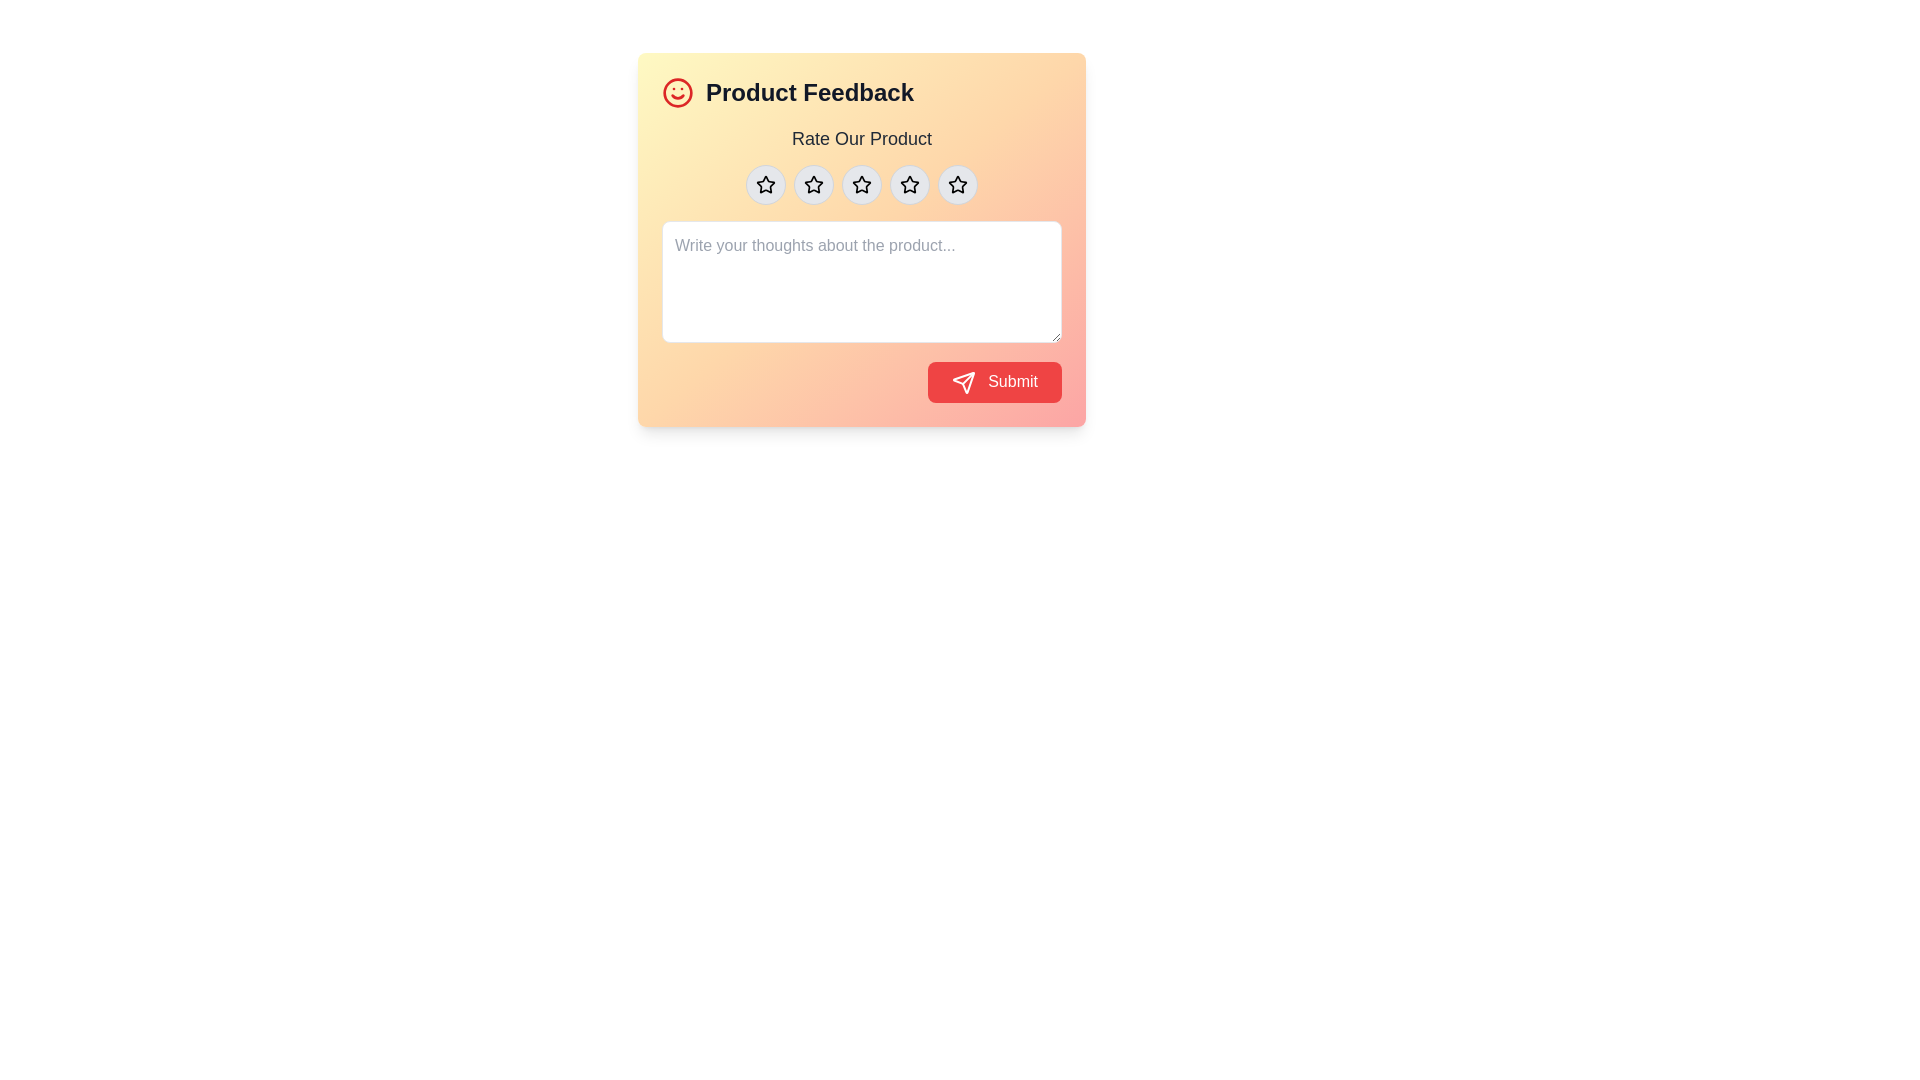 The height and width of the screenshot is (1080, 1920). Describe the element at coordinates (862, 185) in the screenshot. I see `the third star Rating button, which has a black star outline on a gray circular background` at that location.